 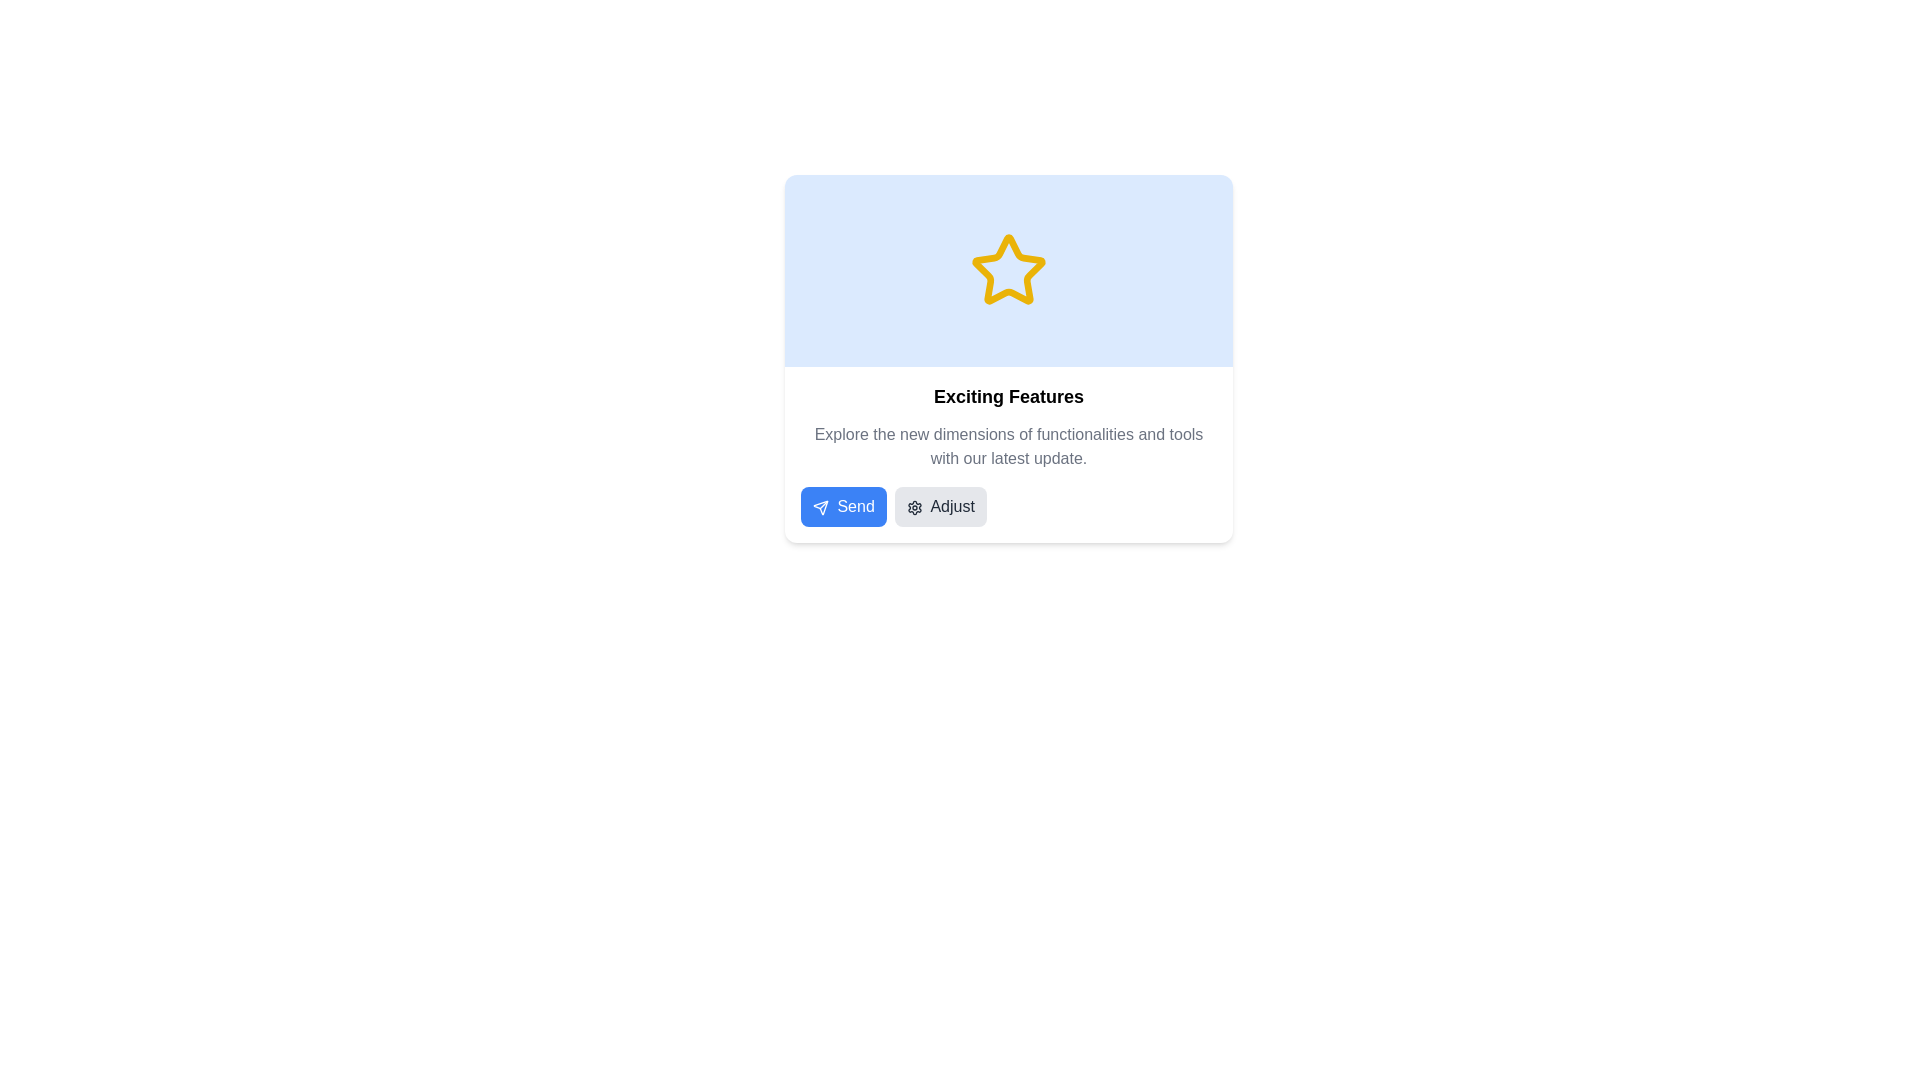 What do you see at coordinates (820, 506) in the screenshot?
I see `the 'Send' button located at the bottom-left corner of the 'Exciting Features' card, which contains the vector graphic representing a sending action` at bounding box center [820, 506].